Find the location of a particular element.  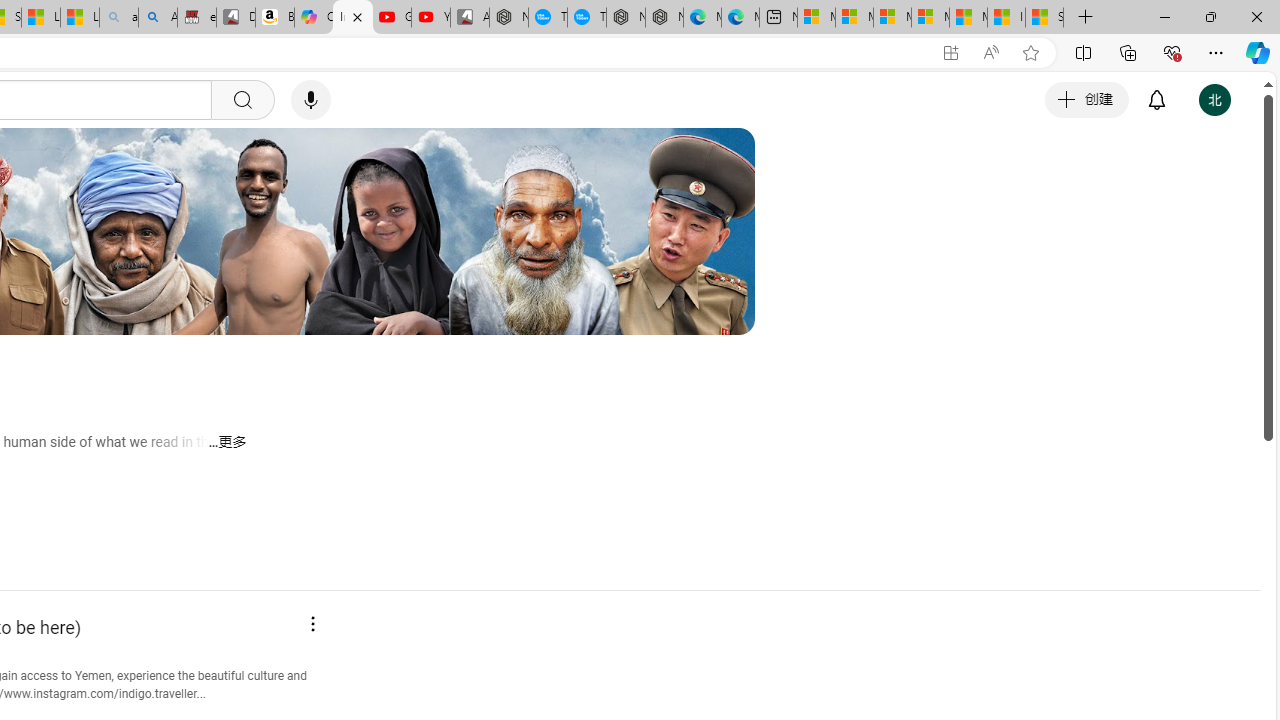

'Amazon Echo Dot PNG - Search Images' is located at coordinates (157, 17).